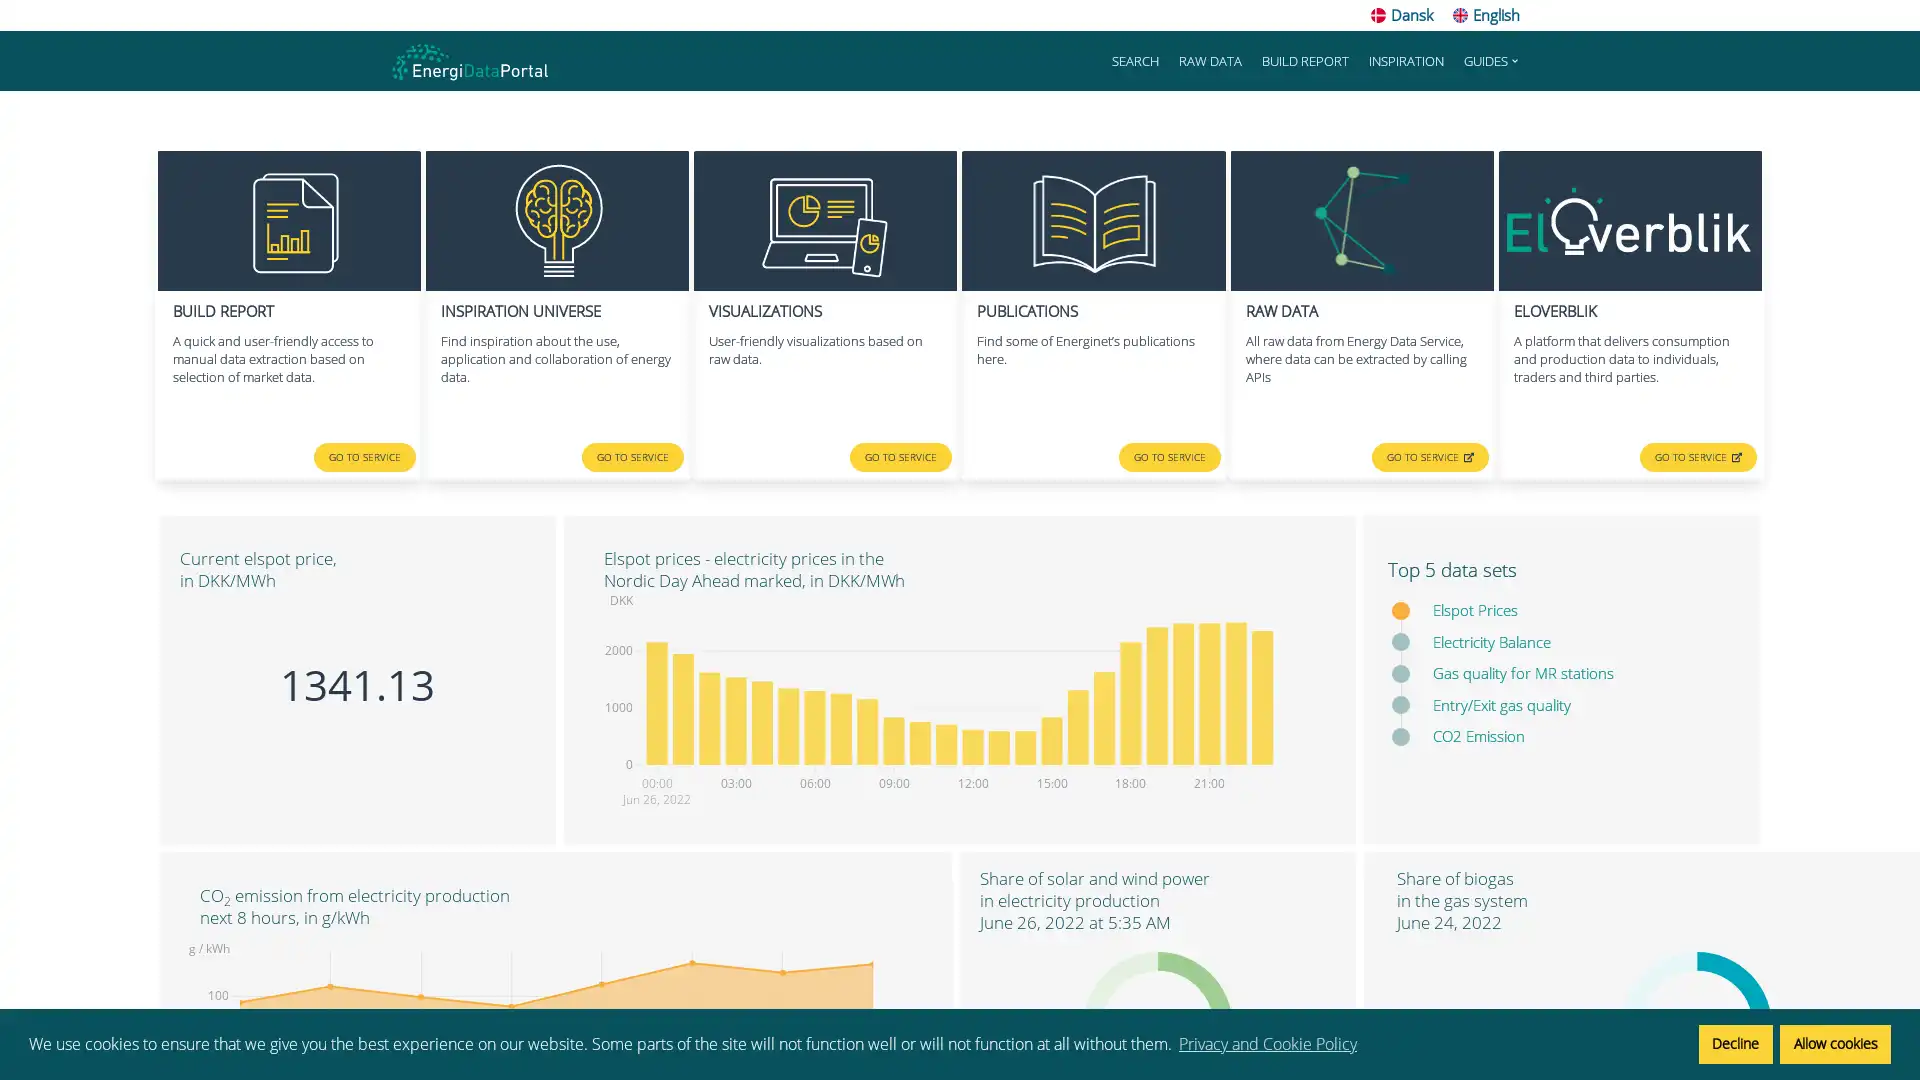 The height and width of the screenshot is (1080, 1920). Describe the element at coordinates (1491, 60) in the screenshot. I see `GUIDES` at that location.